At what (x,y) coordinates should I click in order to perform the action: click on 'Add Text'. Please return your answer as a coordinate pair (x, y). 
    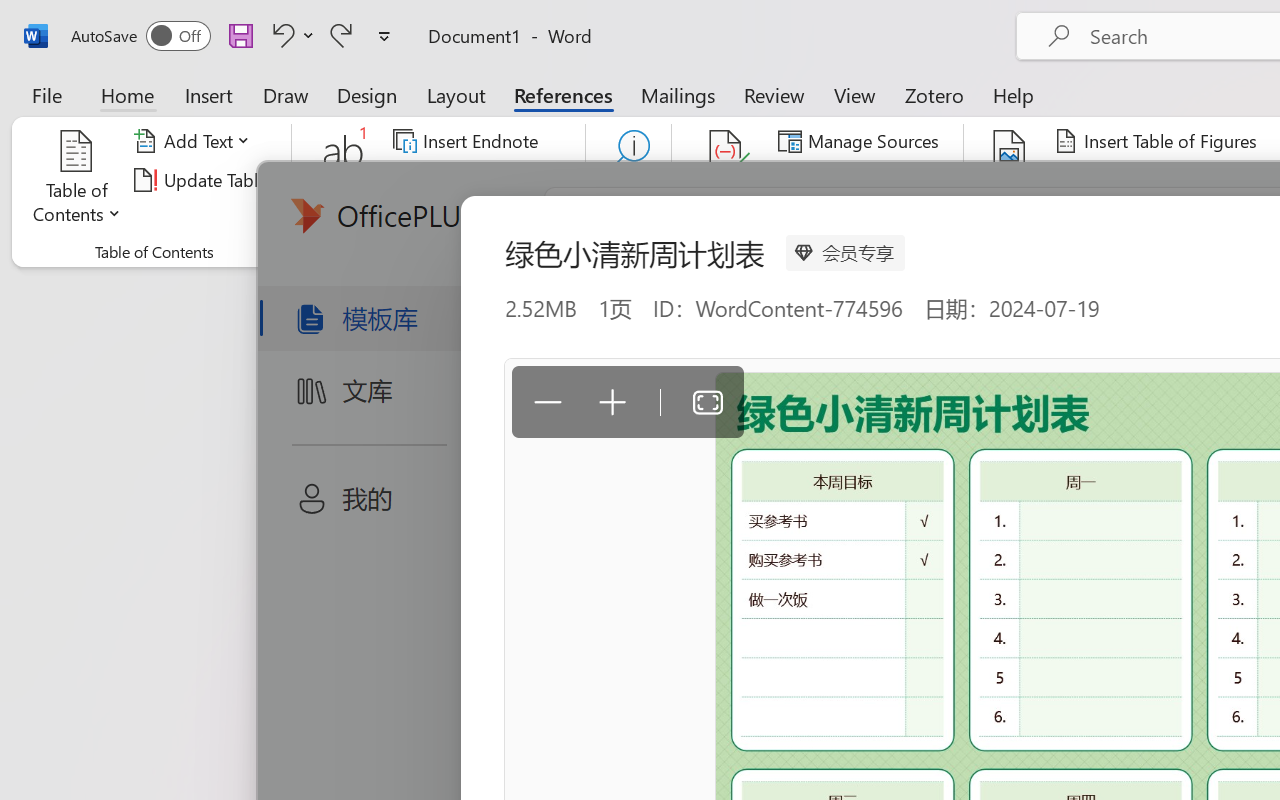
    Looking at the image, I should click on (195, 141).